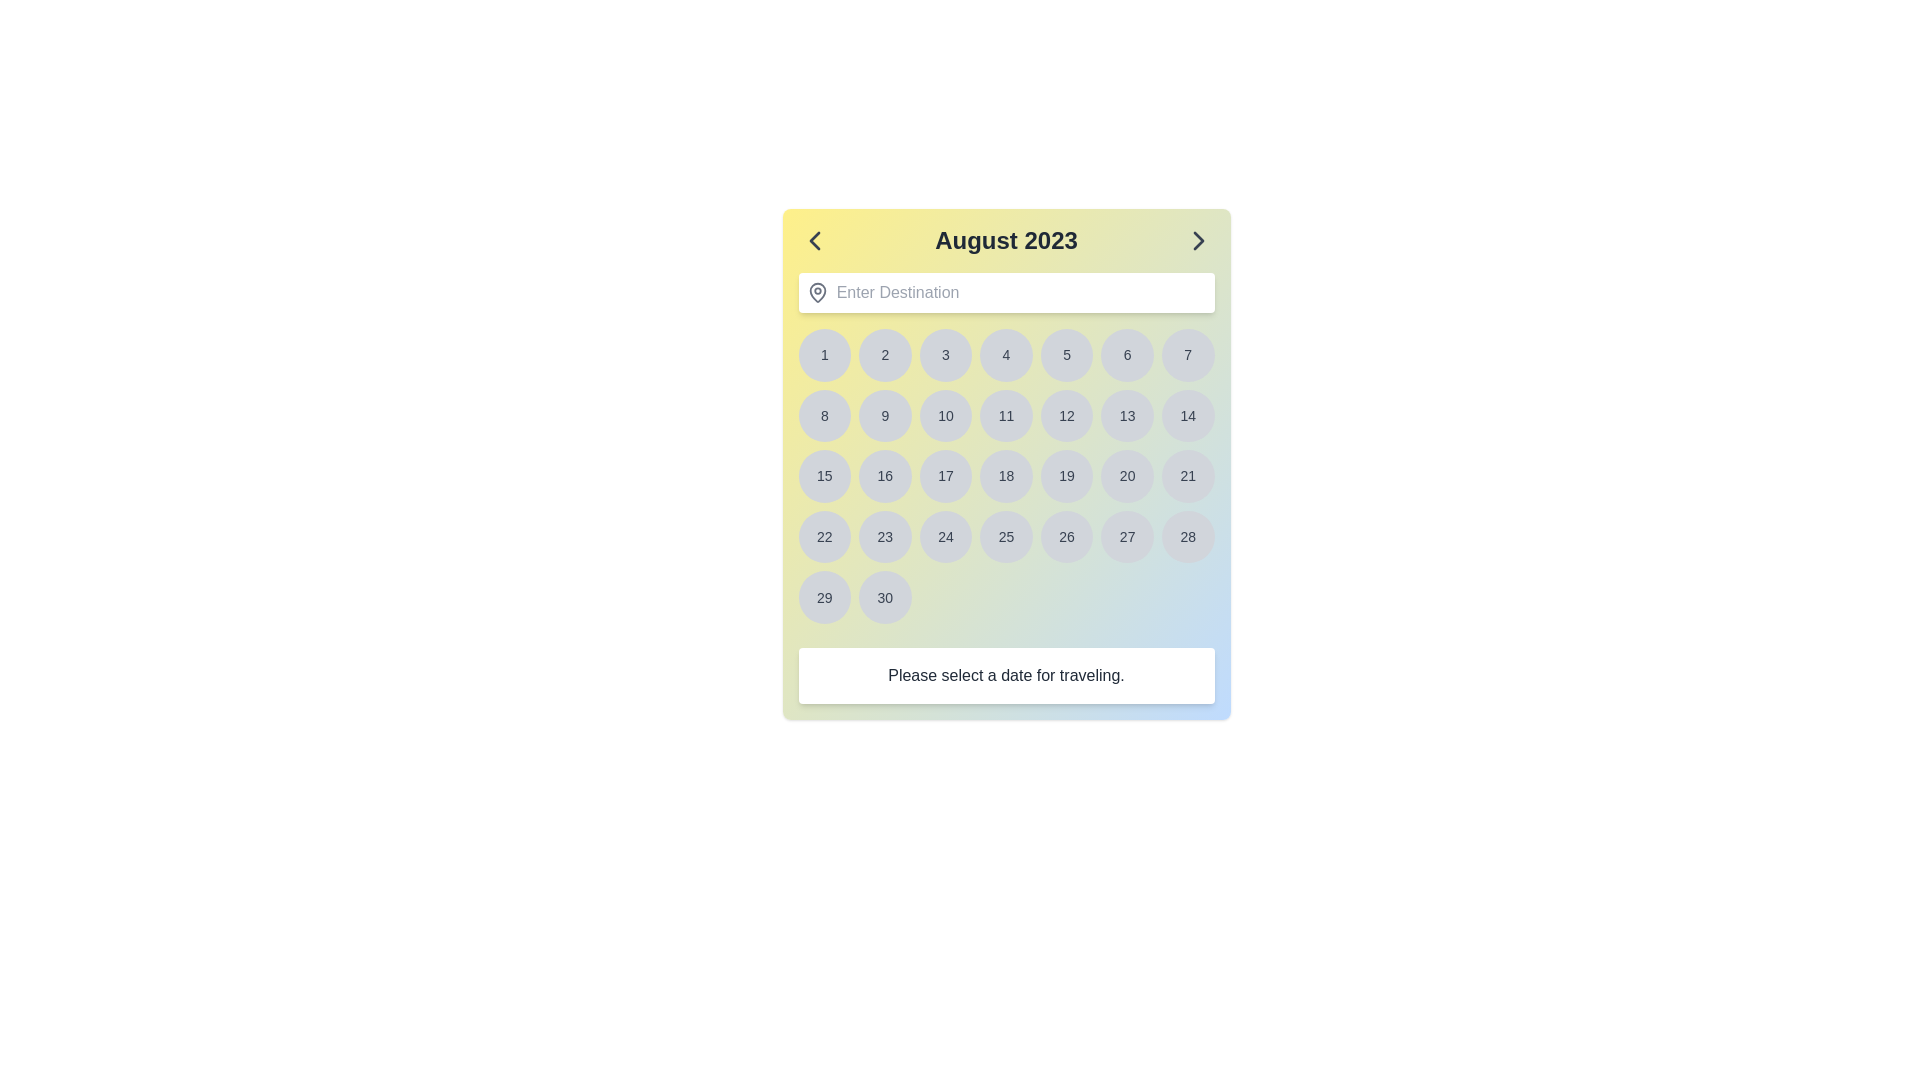  What do you see at coordinates (944, 535) in the screenshot?
I see `the circular button labeled '24' in the calendar display interface, located in the fourth row and fourth column of the grid layout` at bounding box center [944, 535].